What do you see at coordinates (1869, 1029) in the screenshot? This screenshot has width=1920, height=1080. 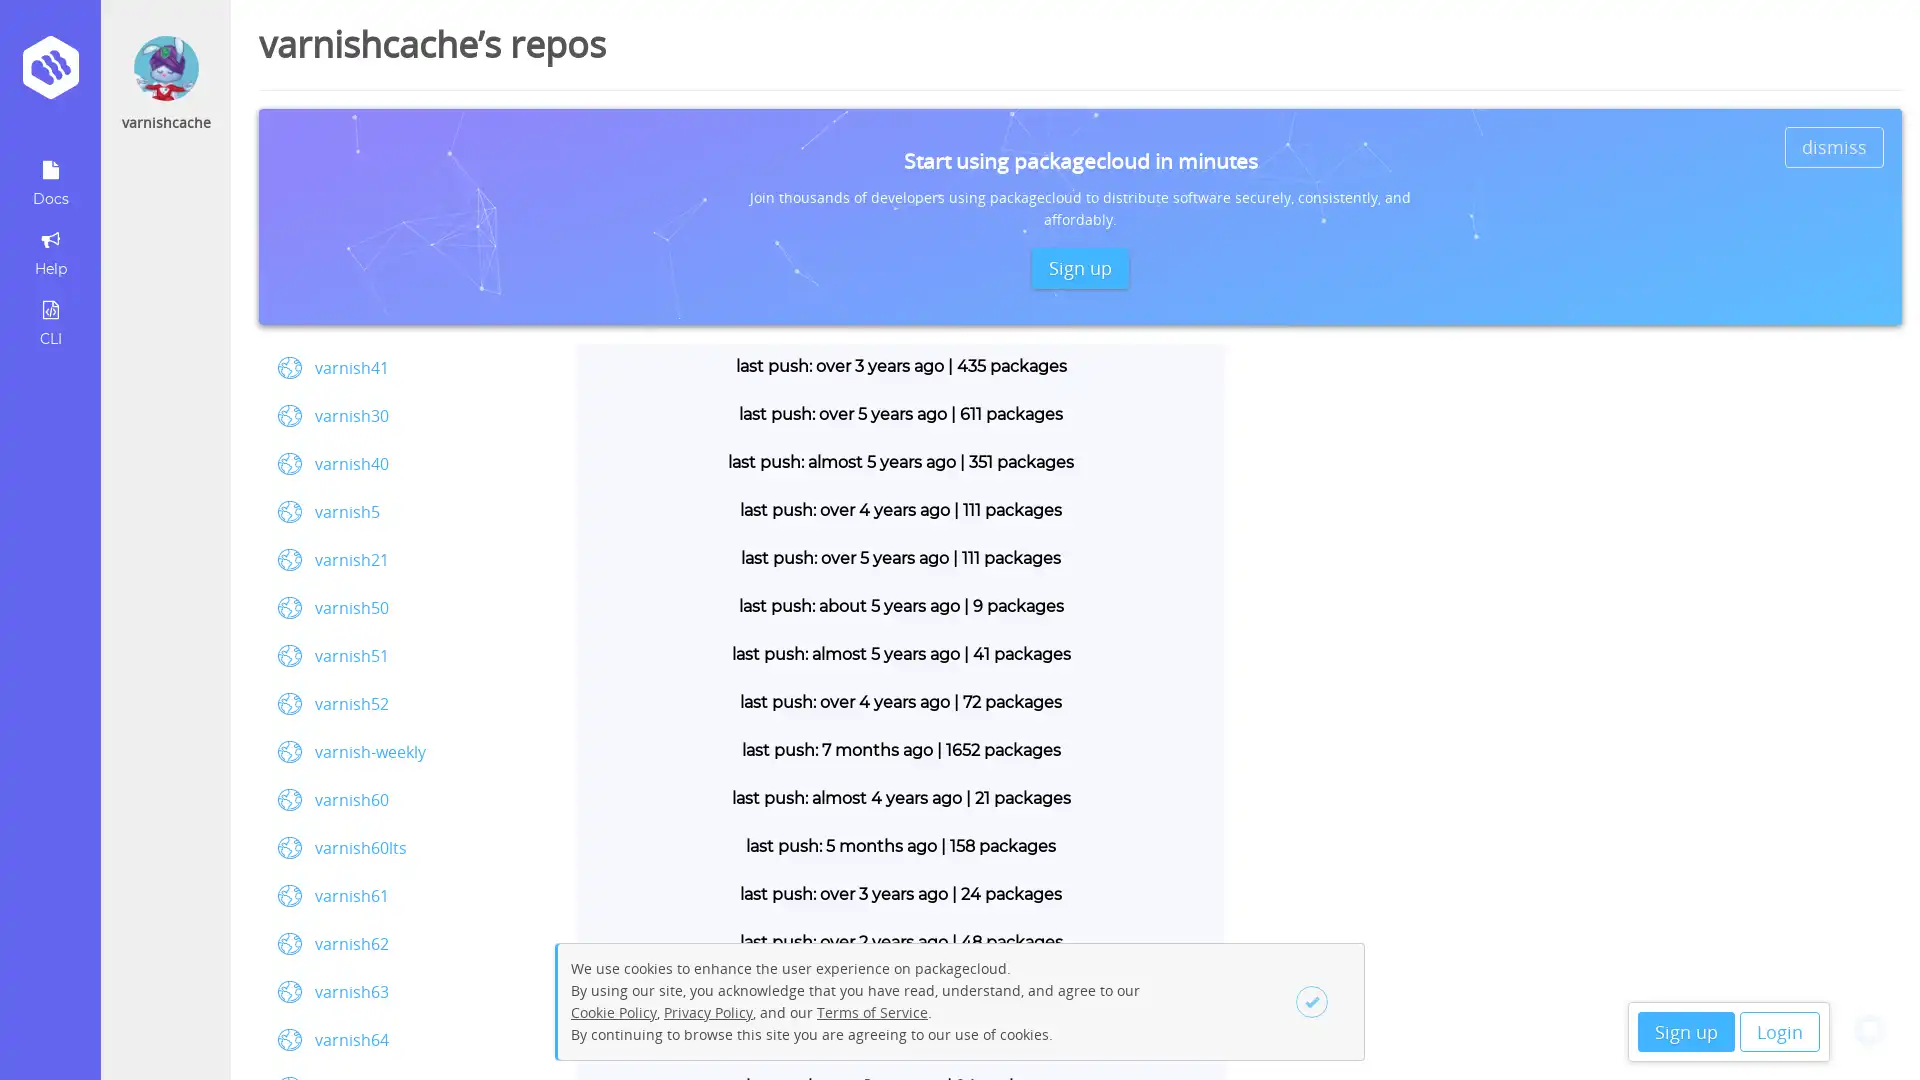 I see `Open Intercom Messenger` at bounding box center [1869, 1029].